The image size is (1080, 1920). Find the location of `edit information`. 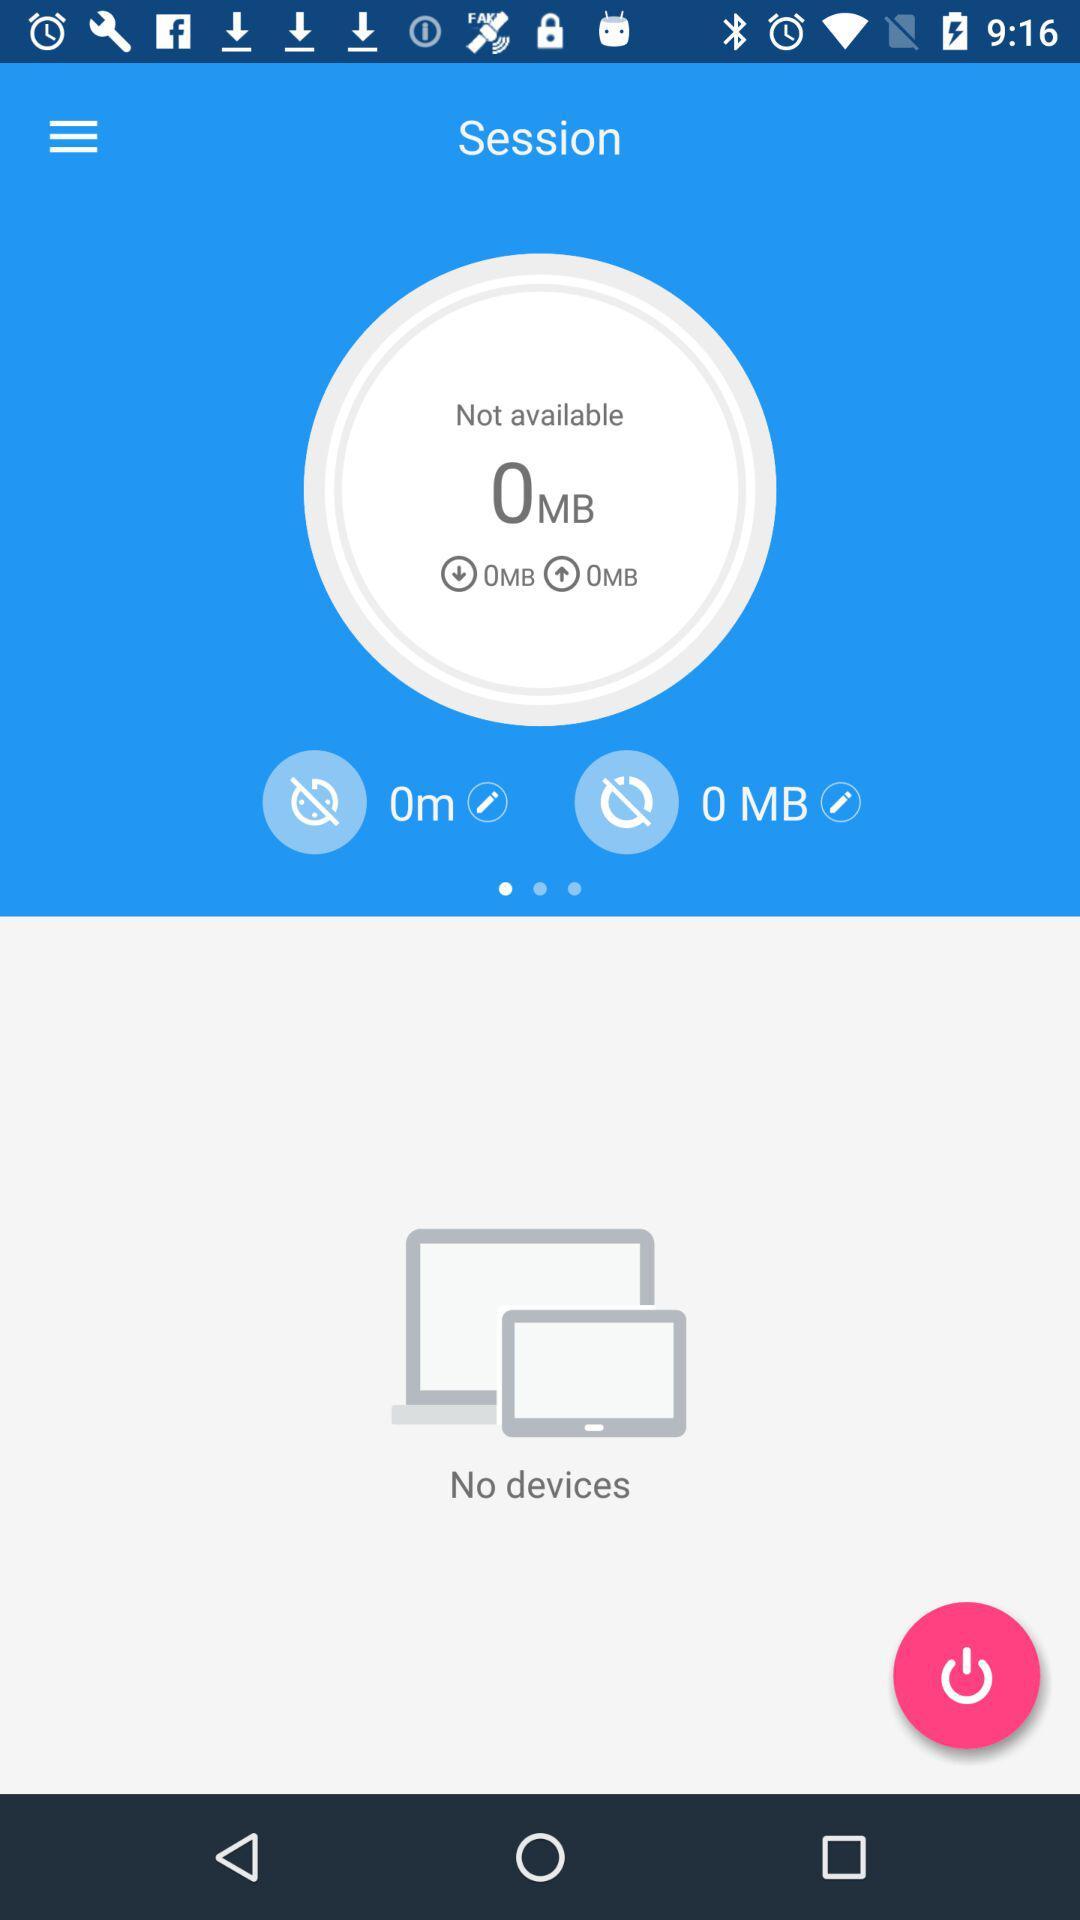

edit information is located at coordinates (487, 802).